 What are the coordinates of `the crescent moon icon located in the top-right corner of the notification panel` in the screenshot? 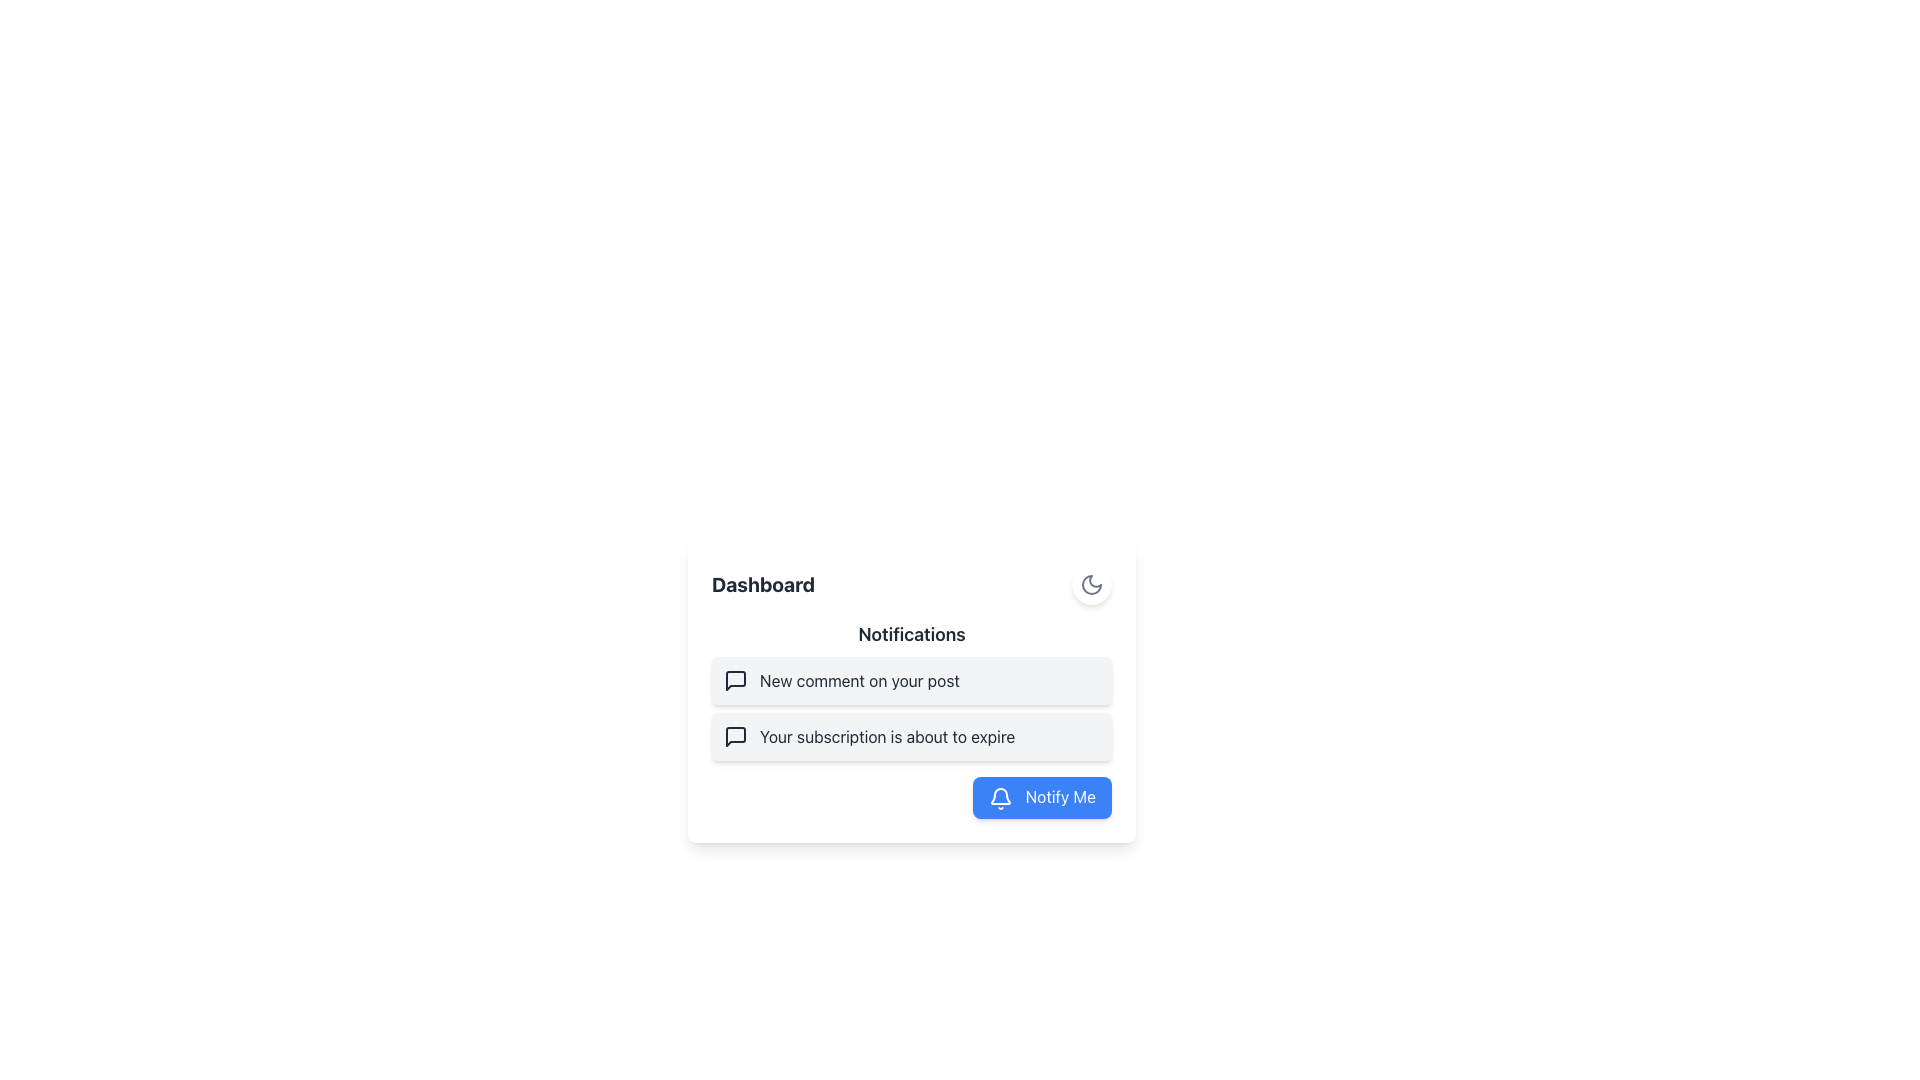 It's located at (1090, 585).